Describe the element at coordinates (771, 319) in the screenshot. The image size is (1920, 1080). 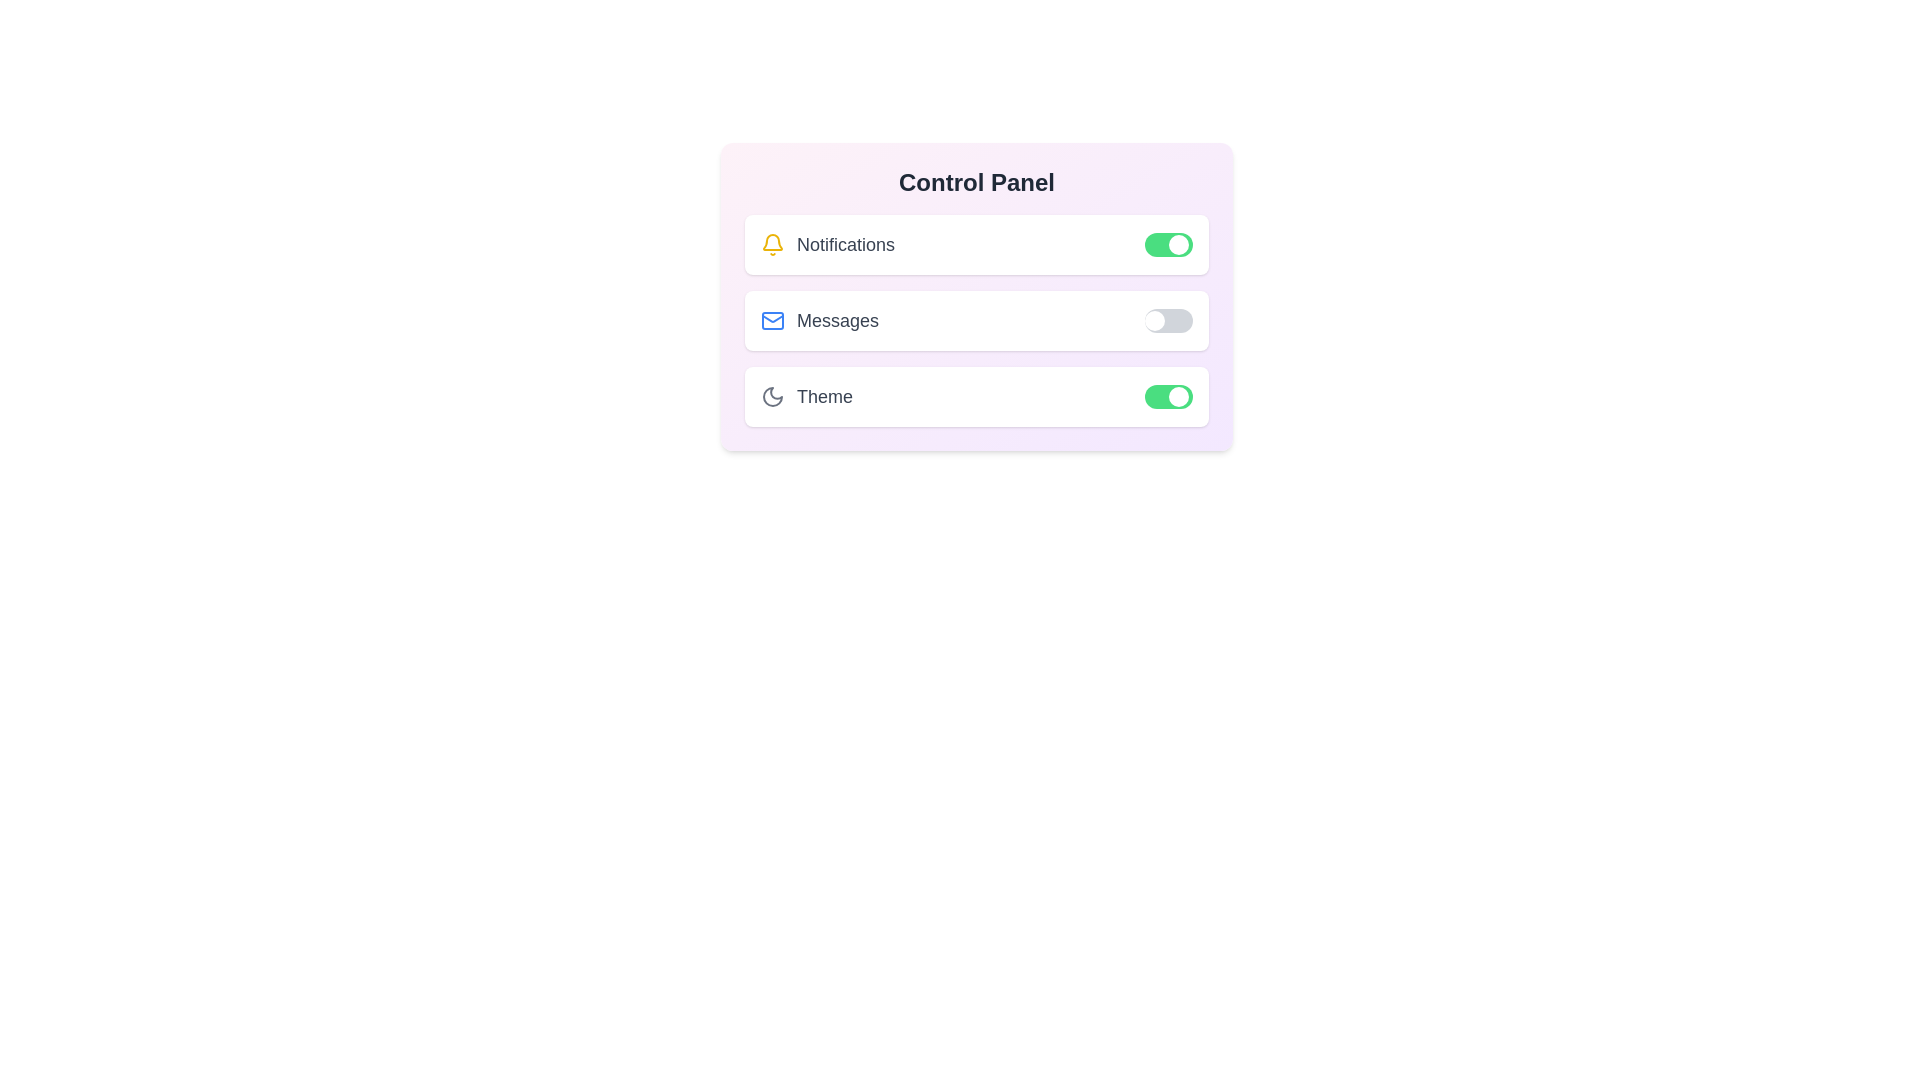
I see `the light-colored rectangular component styled as part of the mail icon, which represents the body of an envelope in the 'Messages' section` at that location.